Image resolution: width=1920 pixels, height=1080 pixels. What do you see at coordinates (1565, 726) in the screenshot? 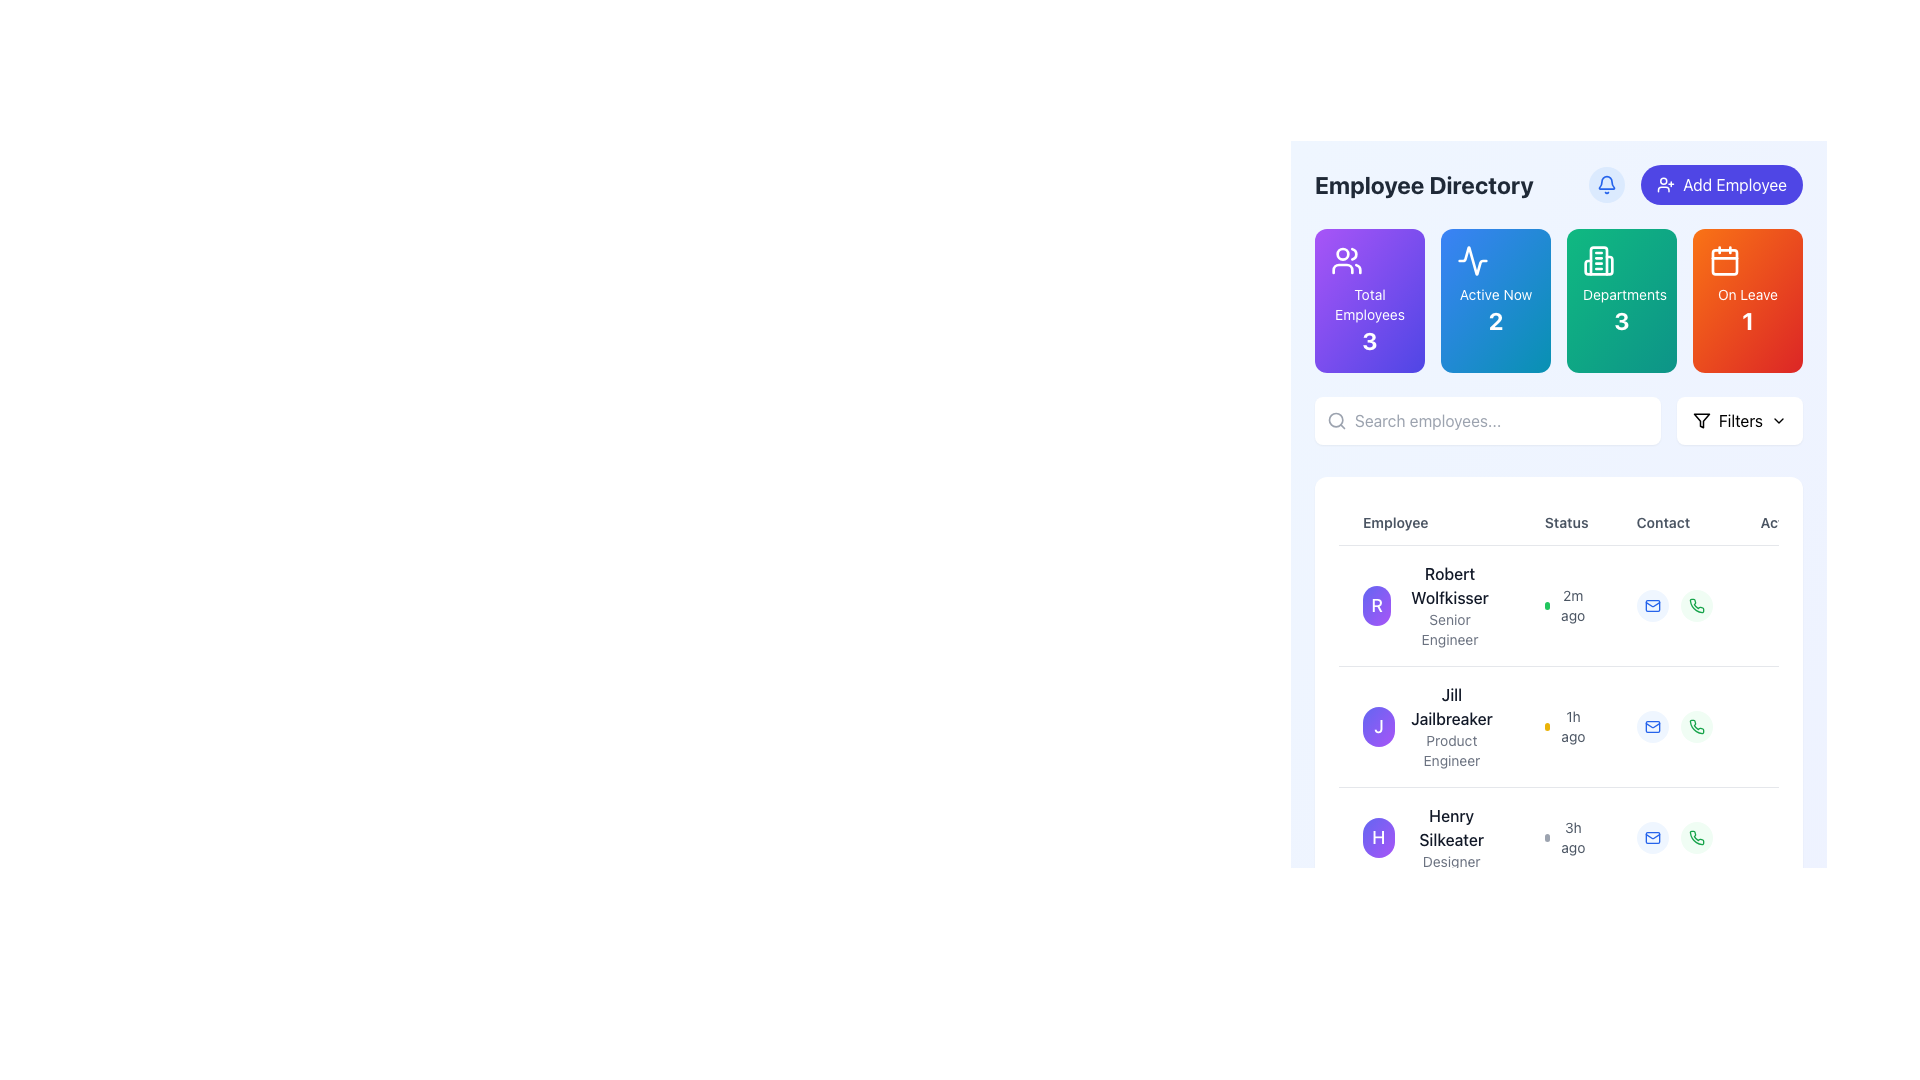
I see `the Timestamp element indicating the time elapsed since user 'Jill Jailbreaker' was active, located in the 'Status' column of the employee directory table, below the employee's name and title` at bounding box center [1565, 726].